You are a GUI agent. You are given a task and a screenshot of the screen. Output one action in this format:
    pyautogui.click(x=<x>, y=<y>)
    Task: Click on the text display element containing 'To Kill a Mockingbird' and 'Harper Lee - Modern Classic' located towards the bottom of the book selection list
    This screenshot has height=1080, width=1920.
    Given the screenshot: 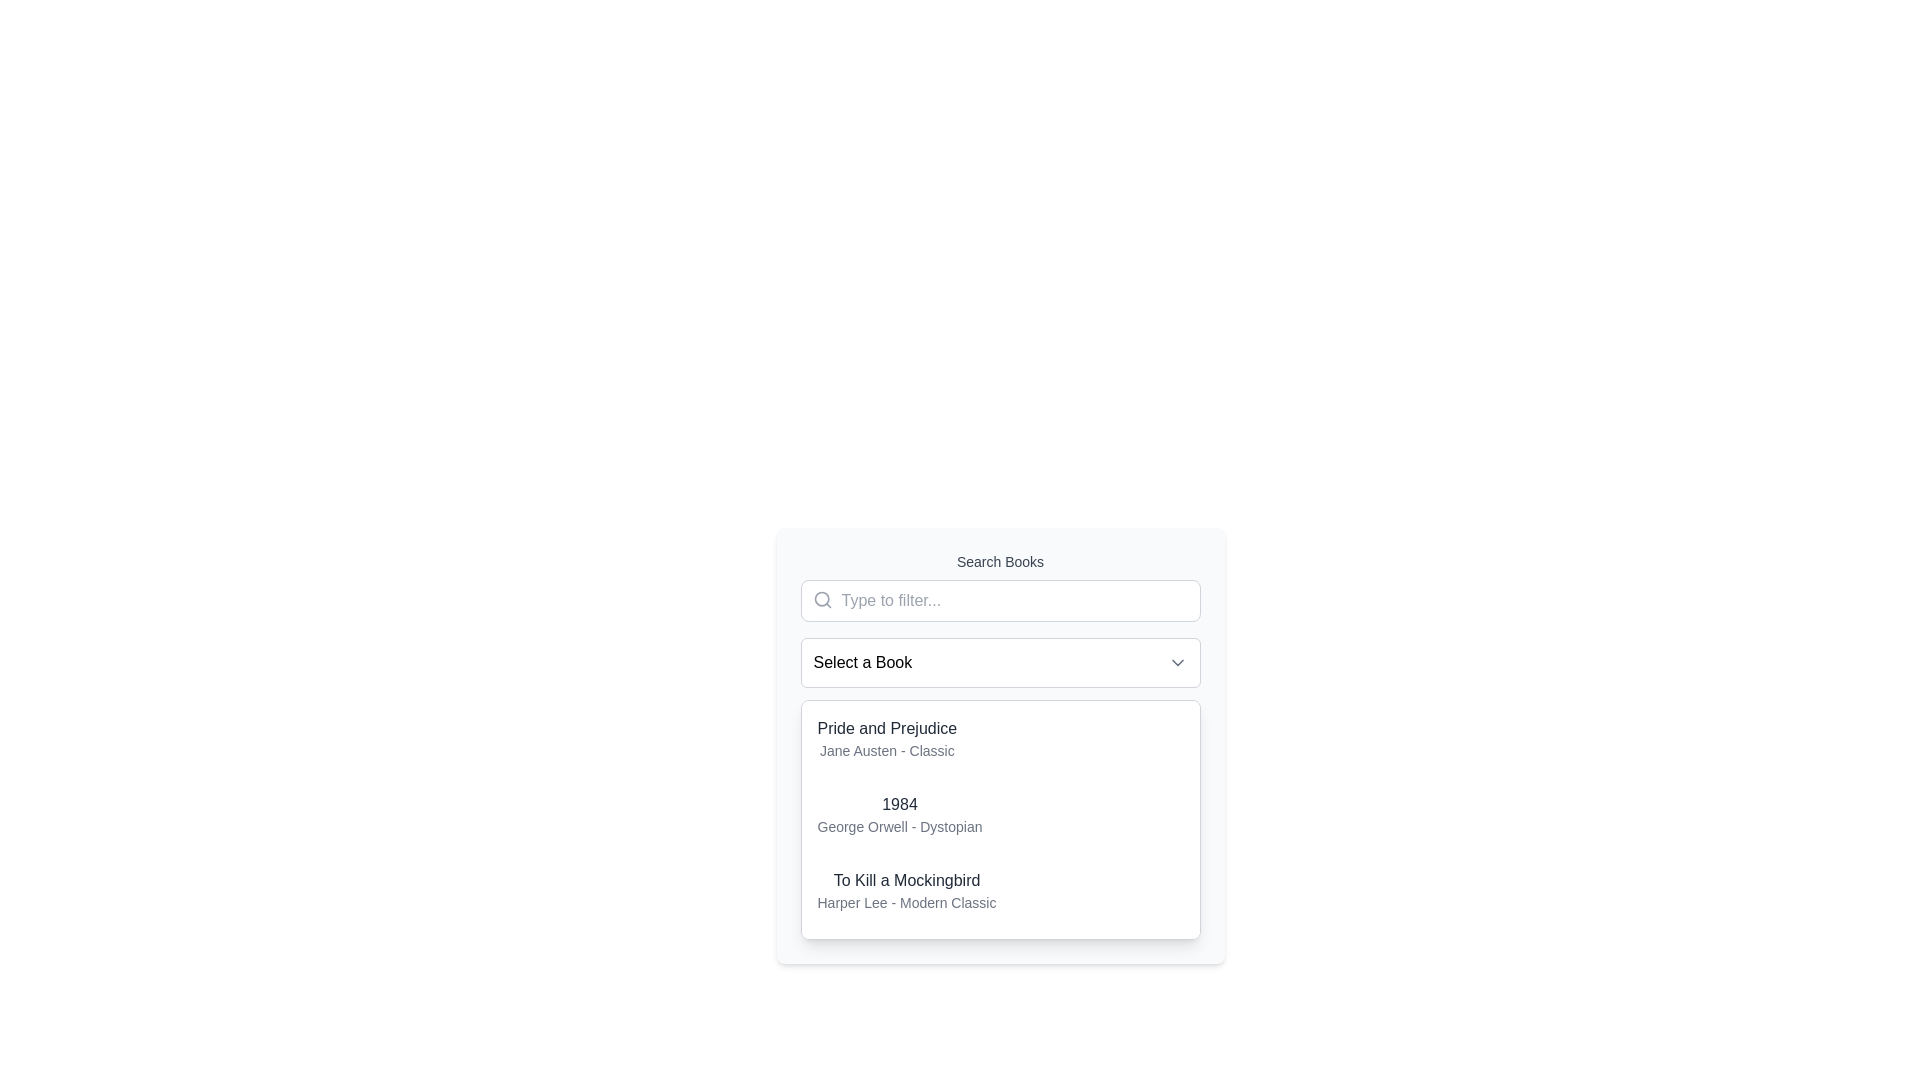 What is the action you would take?
    pyautogui.click(x=906, y=890)
    